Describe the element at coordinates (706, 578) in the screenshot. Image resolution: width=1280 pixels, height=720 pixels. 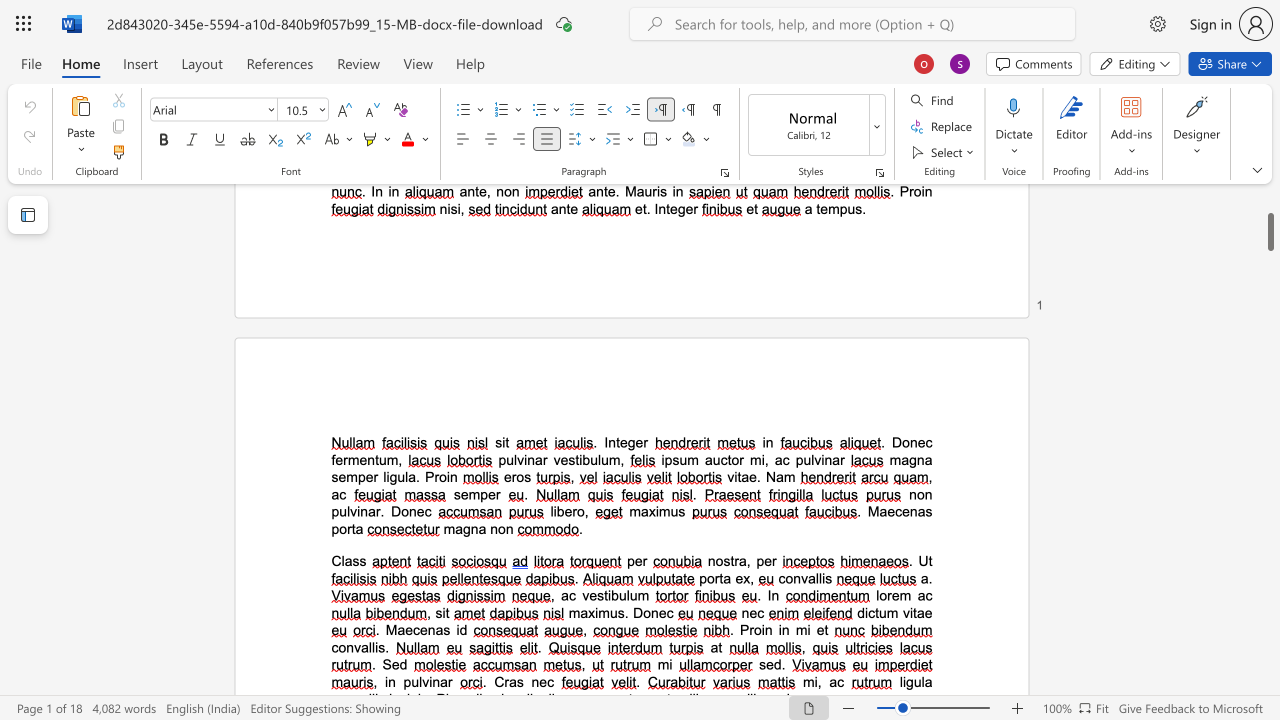
I see `the space between the continuous character "p" and "o" in the text` at that location.